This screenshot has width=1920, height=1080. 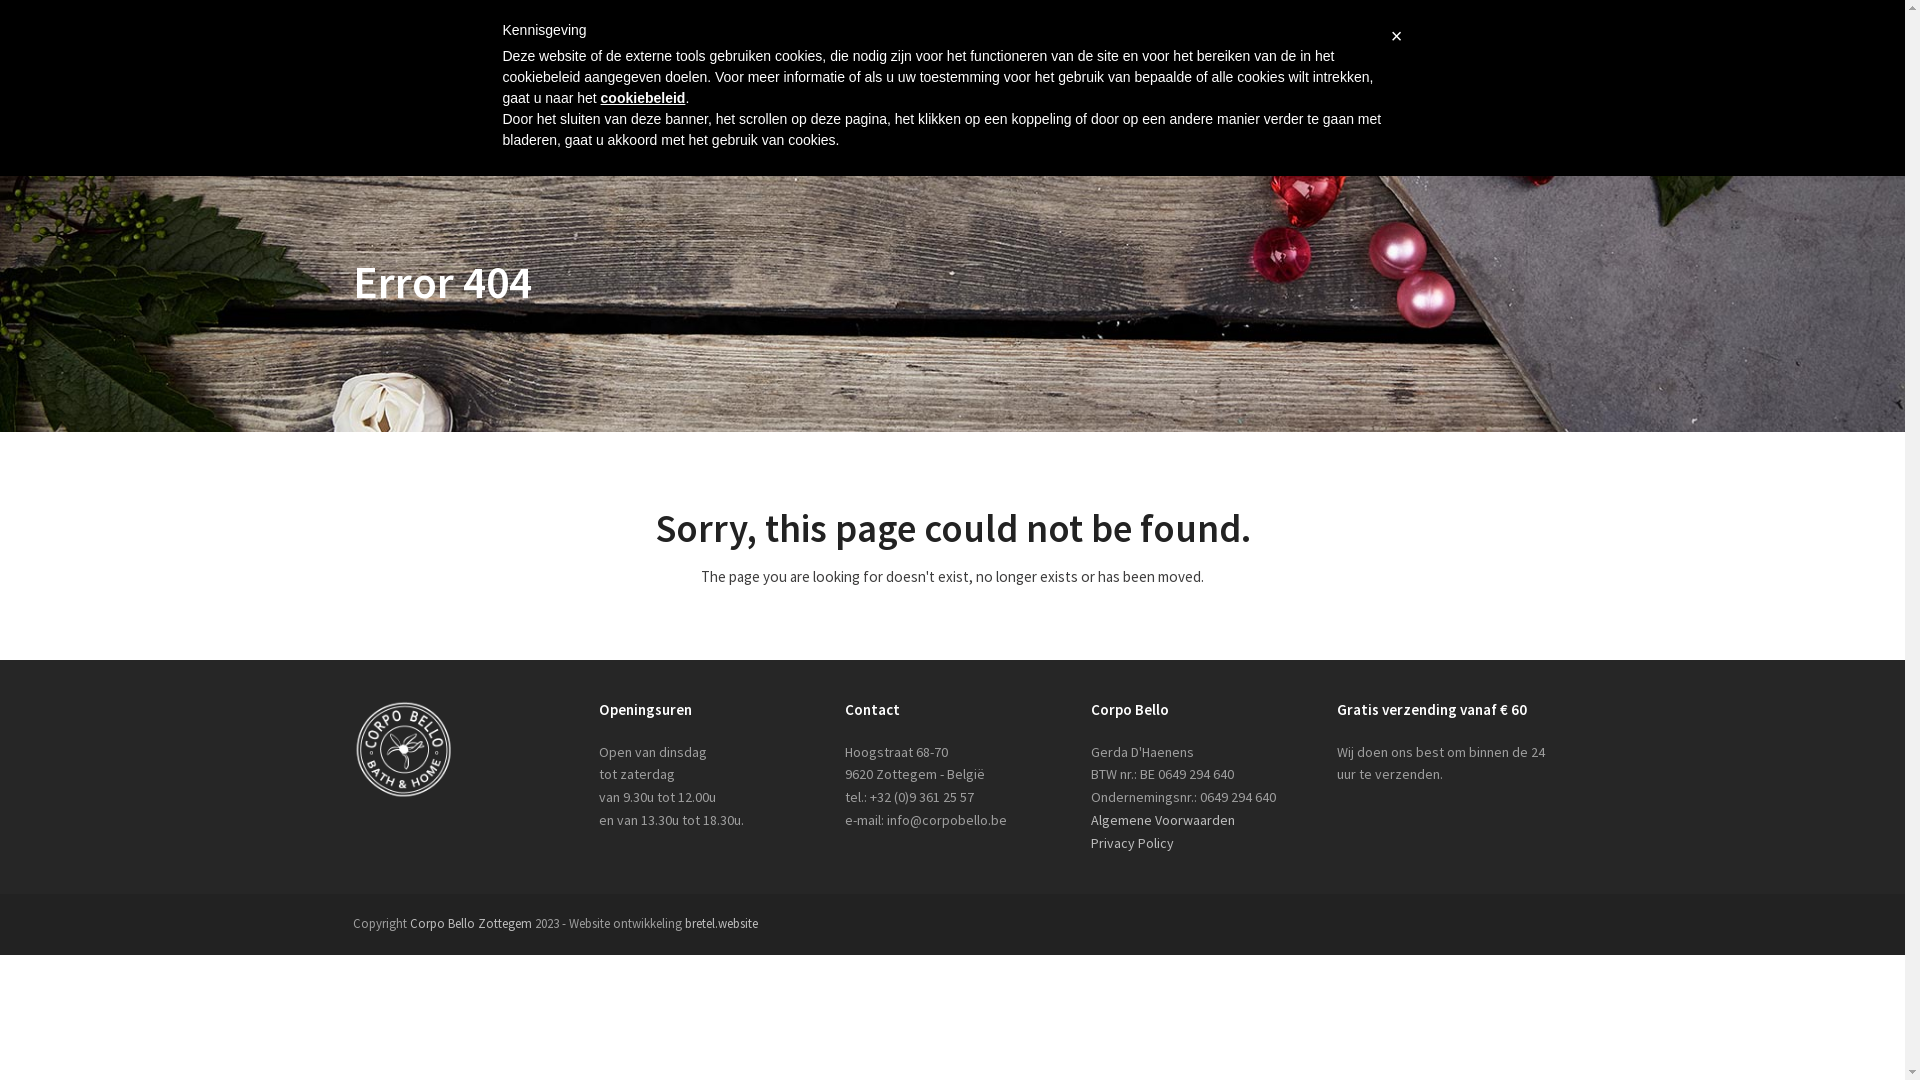 I want to click on 'bretel.website', so click(x=720, y=923).